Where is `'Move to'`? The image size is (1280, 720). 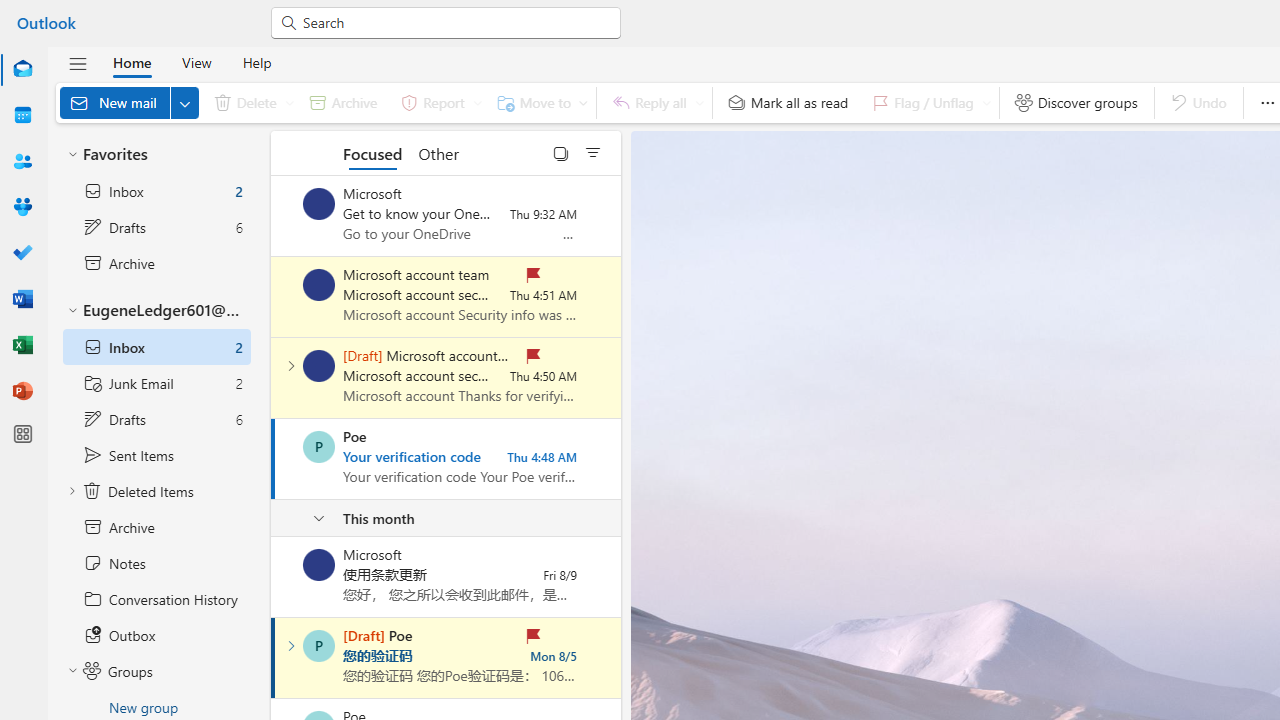
'Move to' is located at coordinates (538, 102).